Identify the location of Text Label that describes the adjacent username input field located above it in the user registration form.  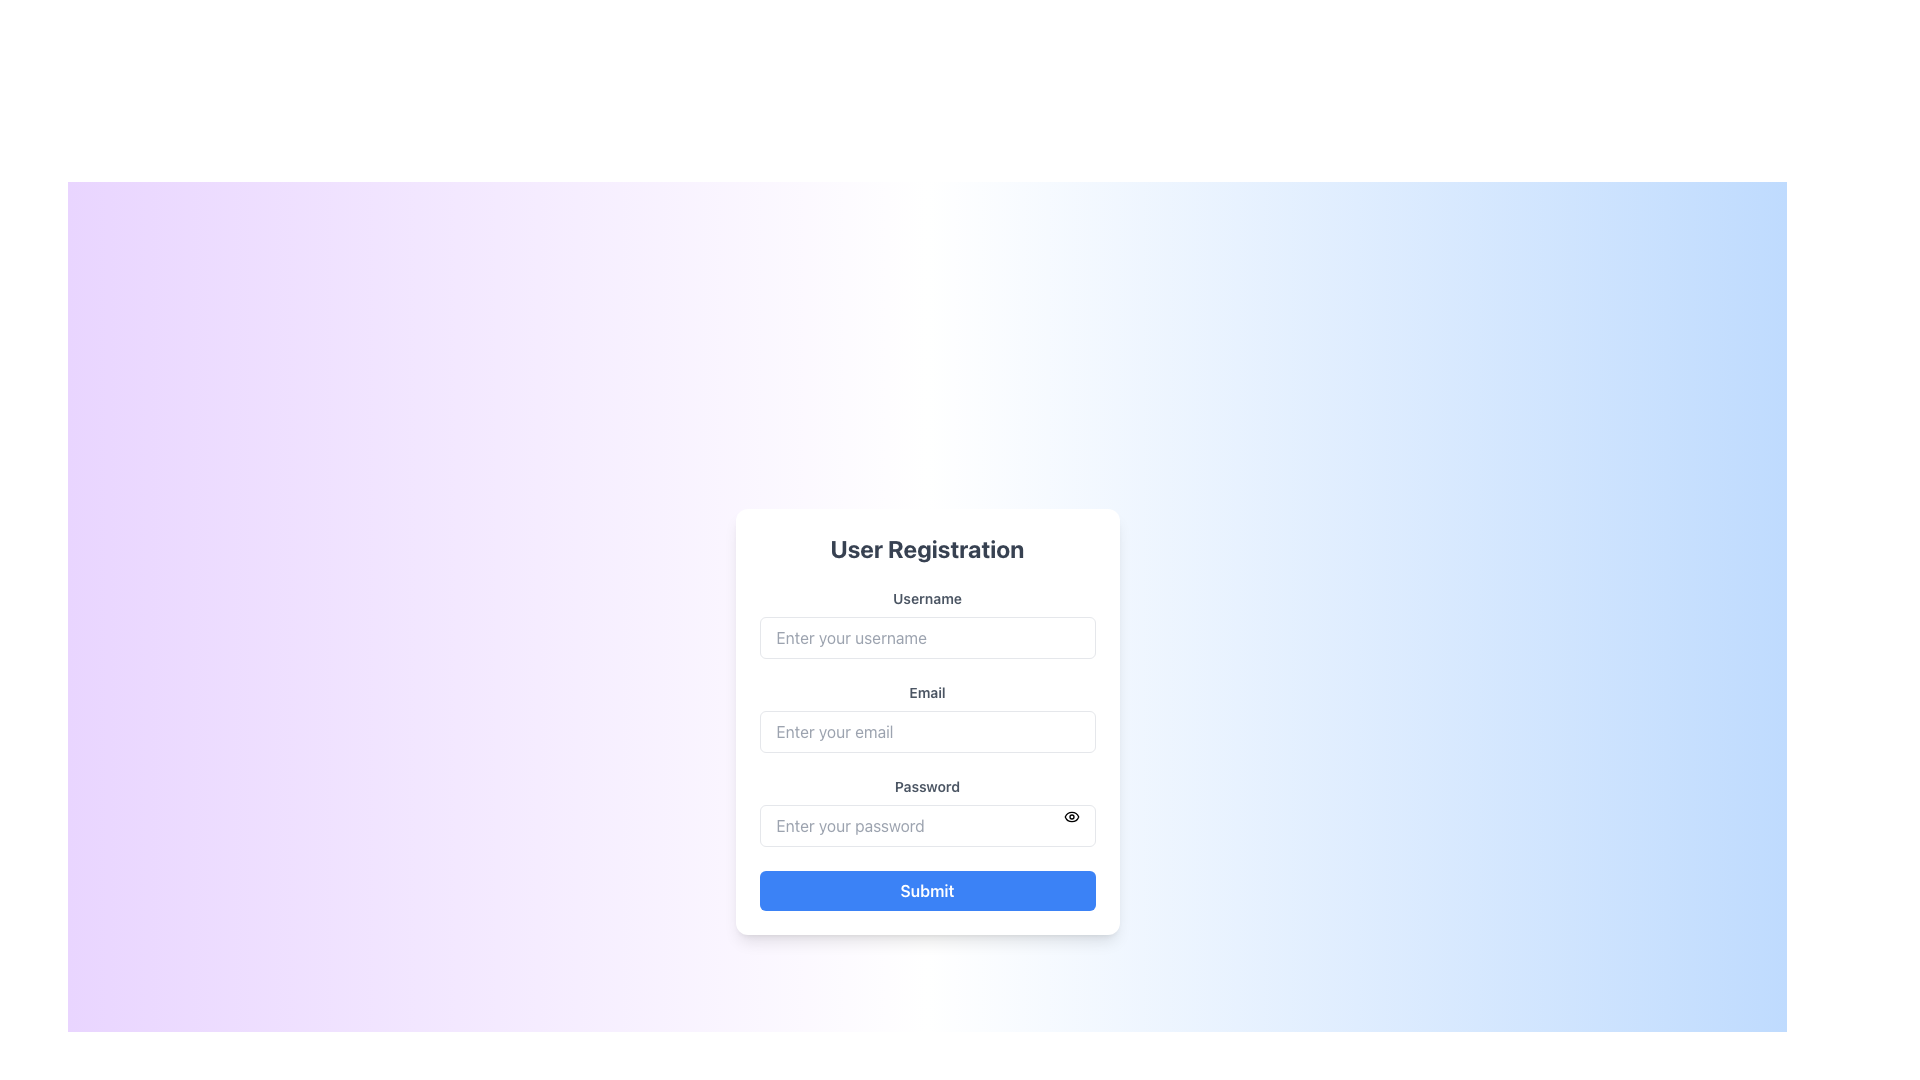
(926, 597).